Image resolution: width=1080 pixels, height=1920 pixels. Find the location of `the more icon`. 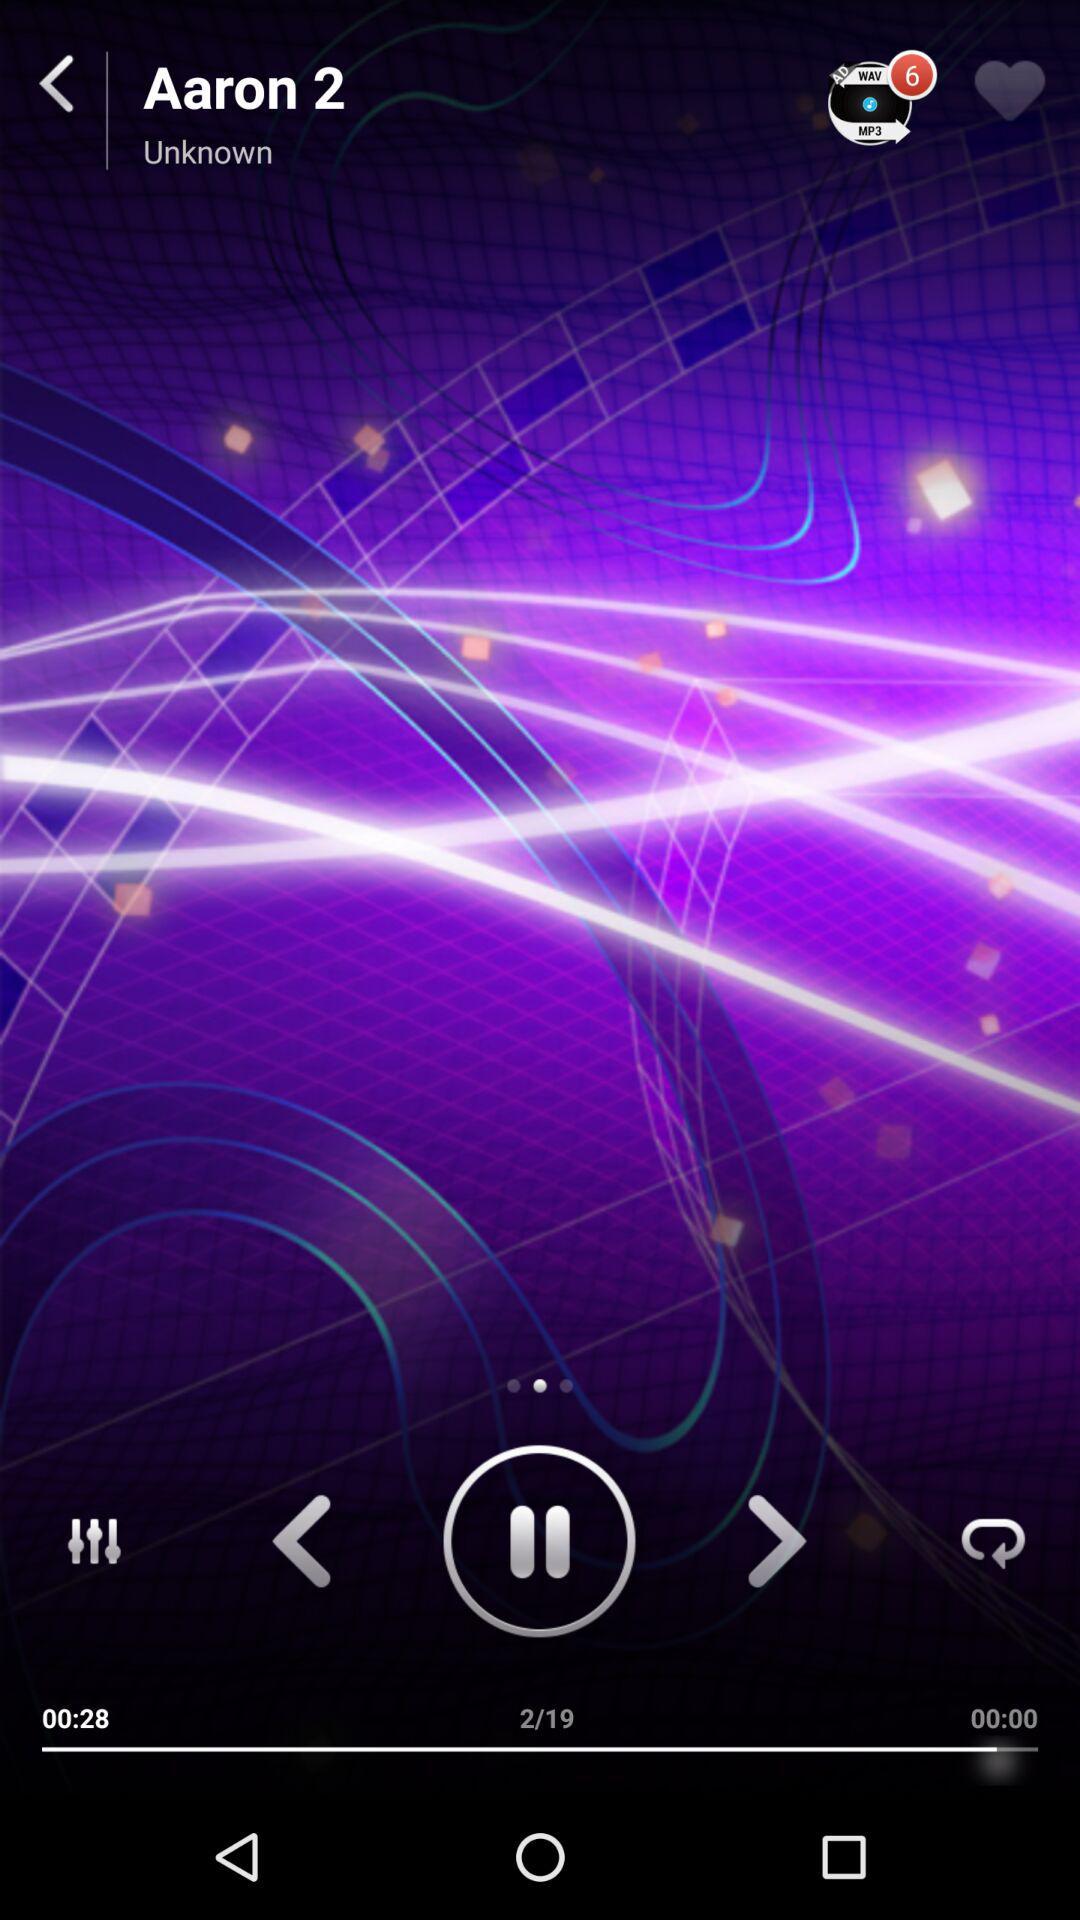

the more icon is located at coordinates (76, 1655).